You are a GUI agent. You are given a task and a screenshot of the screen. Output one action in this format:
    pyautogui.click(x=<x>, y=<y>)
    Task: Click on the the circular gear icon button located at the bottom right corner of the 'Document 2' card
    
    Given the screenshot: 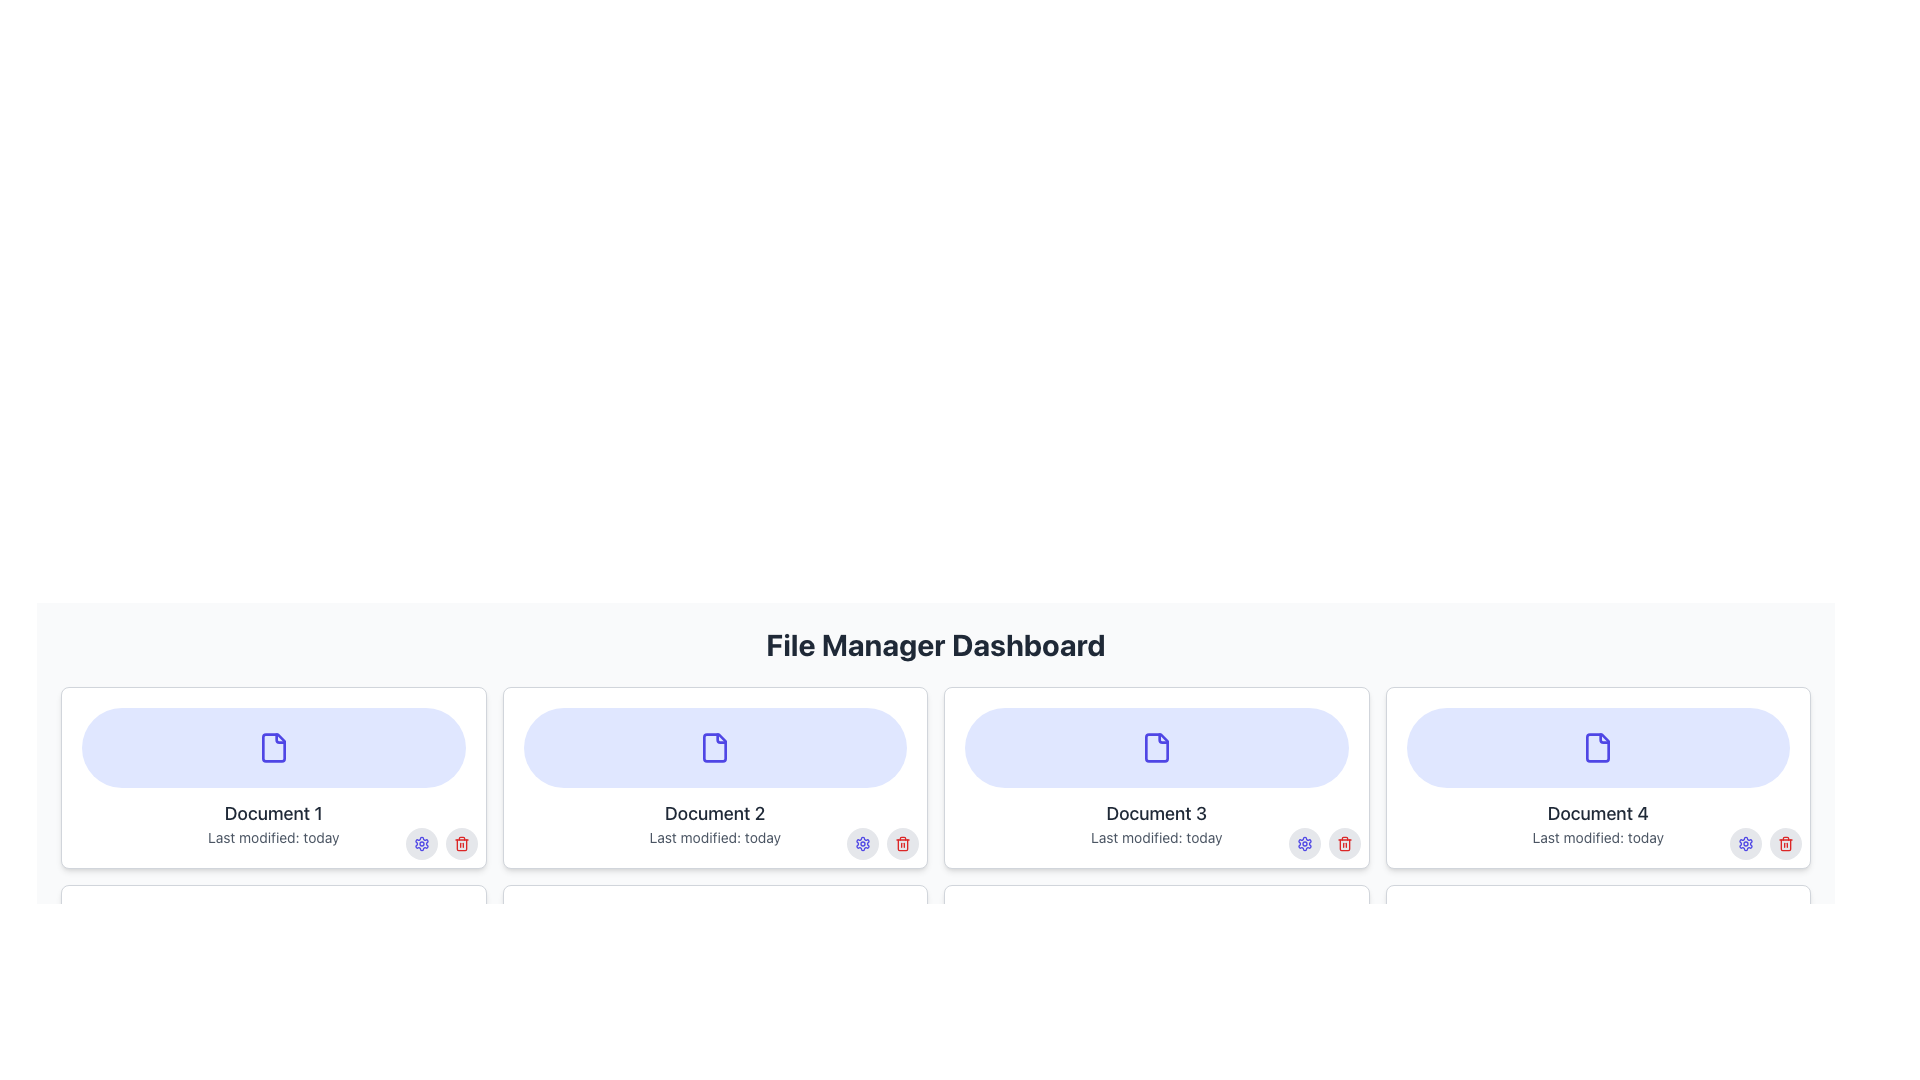 What is the action you would take?
    pyautogui.click(x=863, y=844)
    